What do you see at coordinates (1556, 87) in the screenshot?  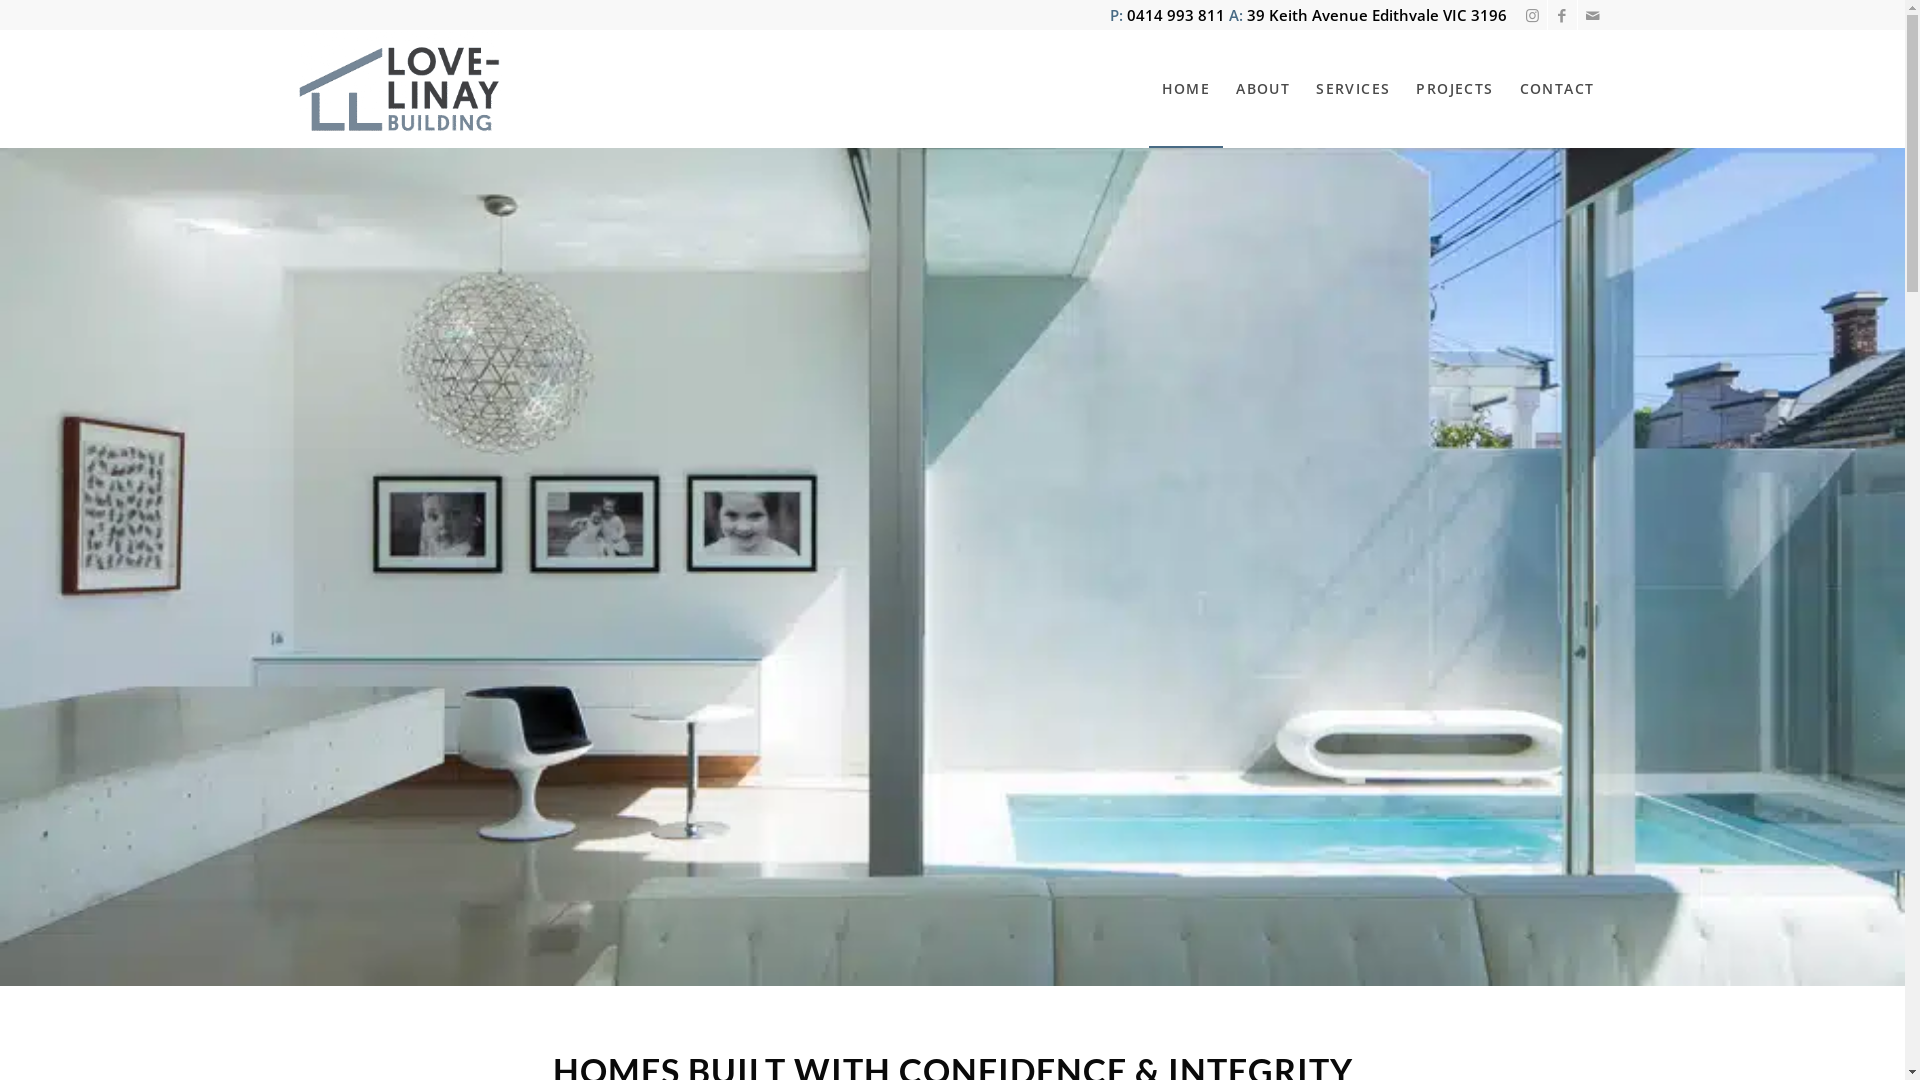 I see `'CONTACT'` at bounding box center [1556, 87].